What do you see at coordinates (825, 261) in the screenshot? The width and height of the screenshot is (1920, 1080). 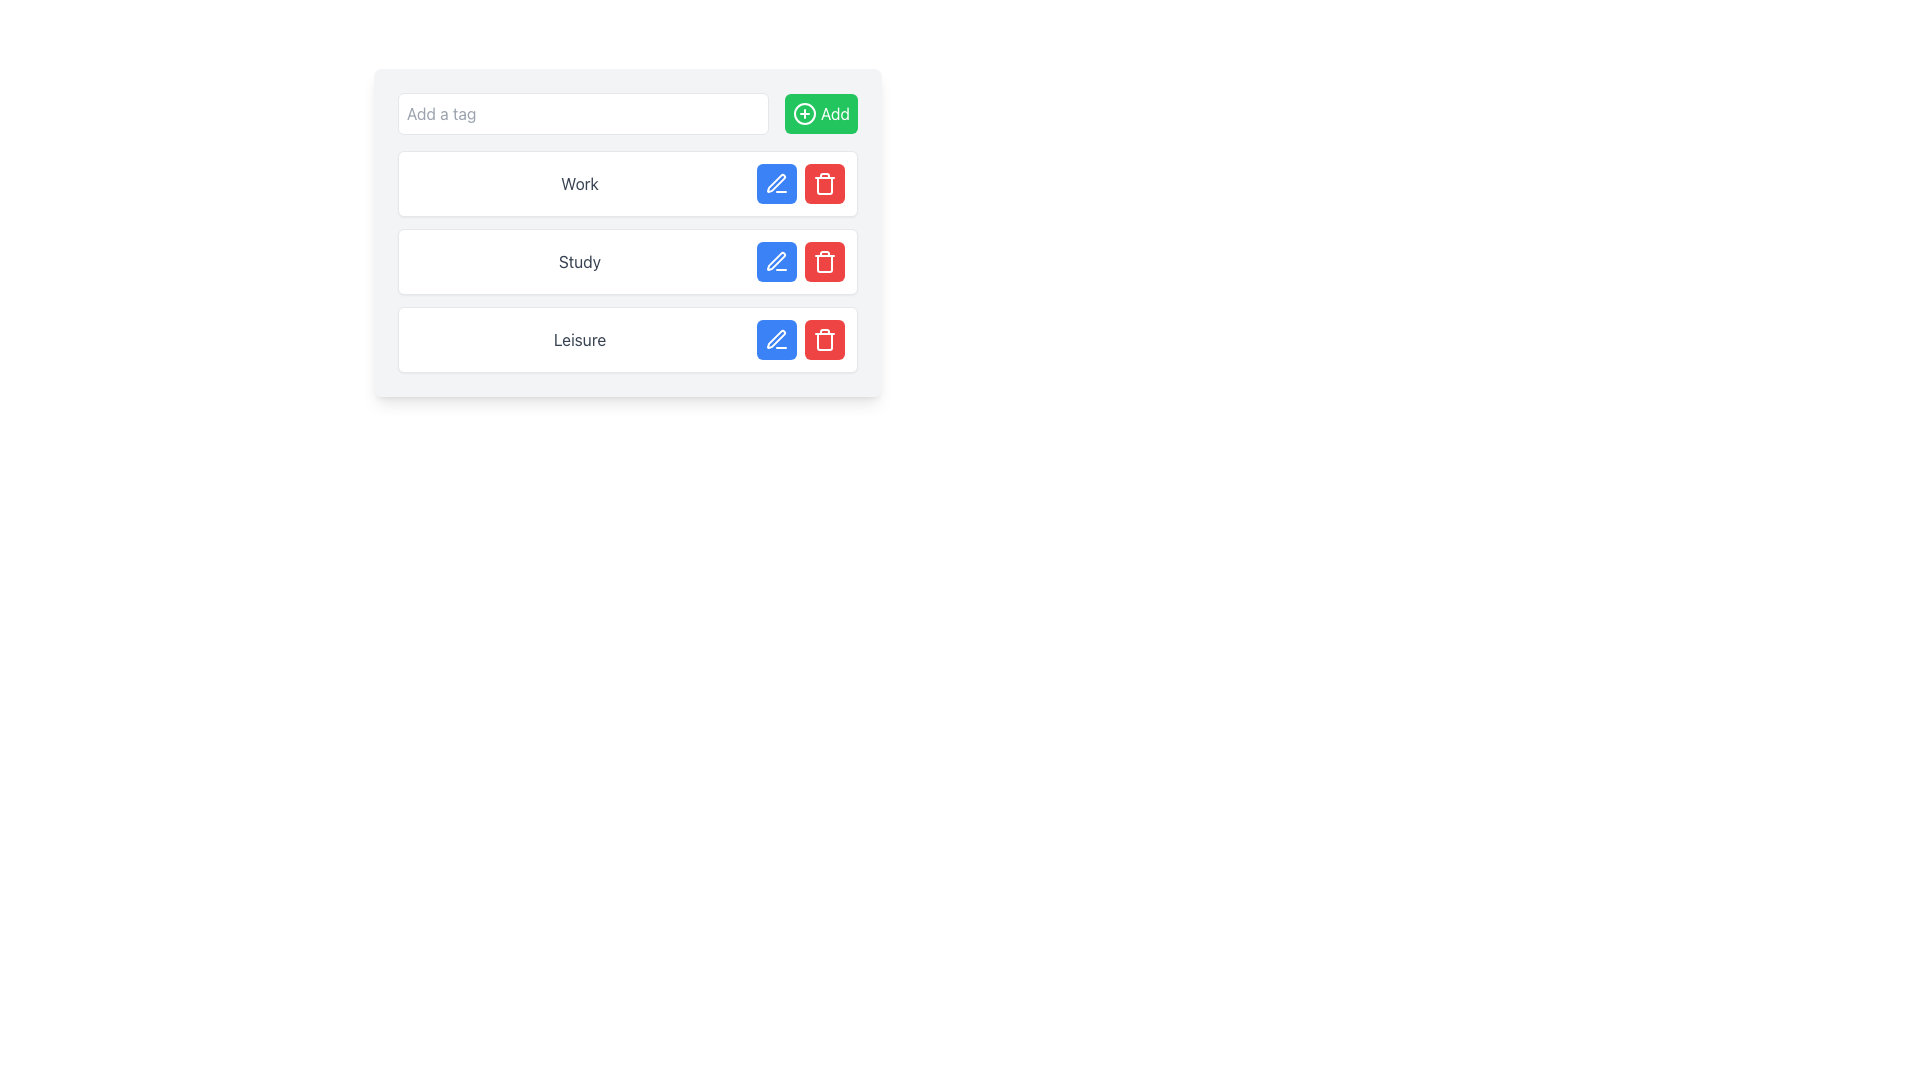 I see `the delete button located on the far-right side of the row labeled 'Study'` at bounding box center [825, 261].